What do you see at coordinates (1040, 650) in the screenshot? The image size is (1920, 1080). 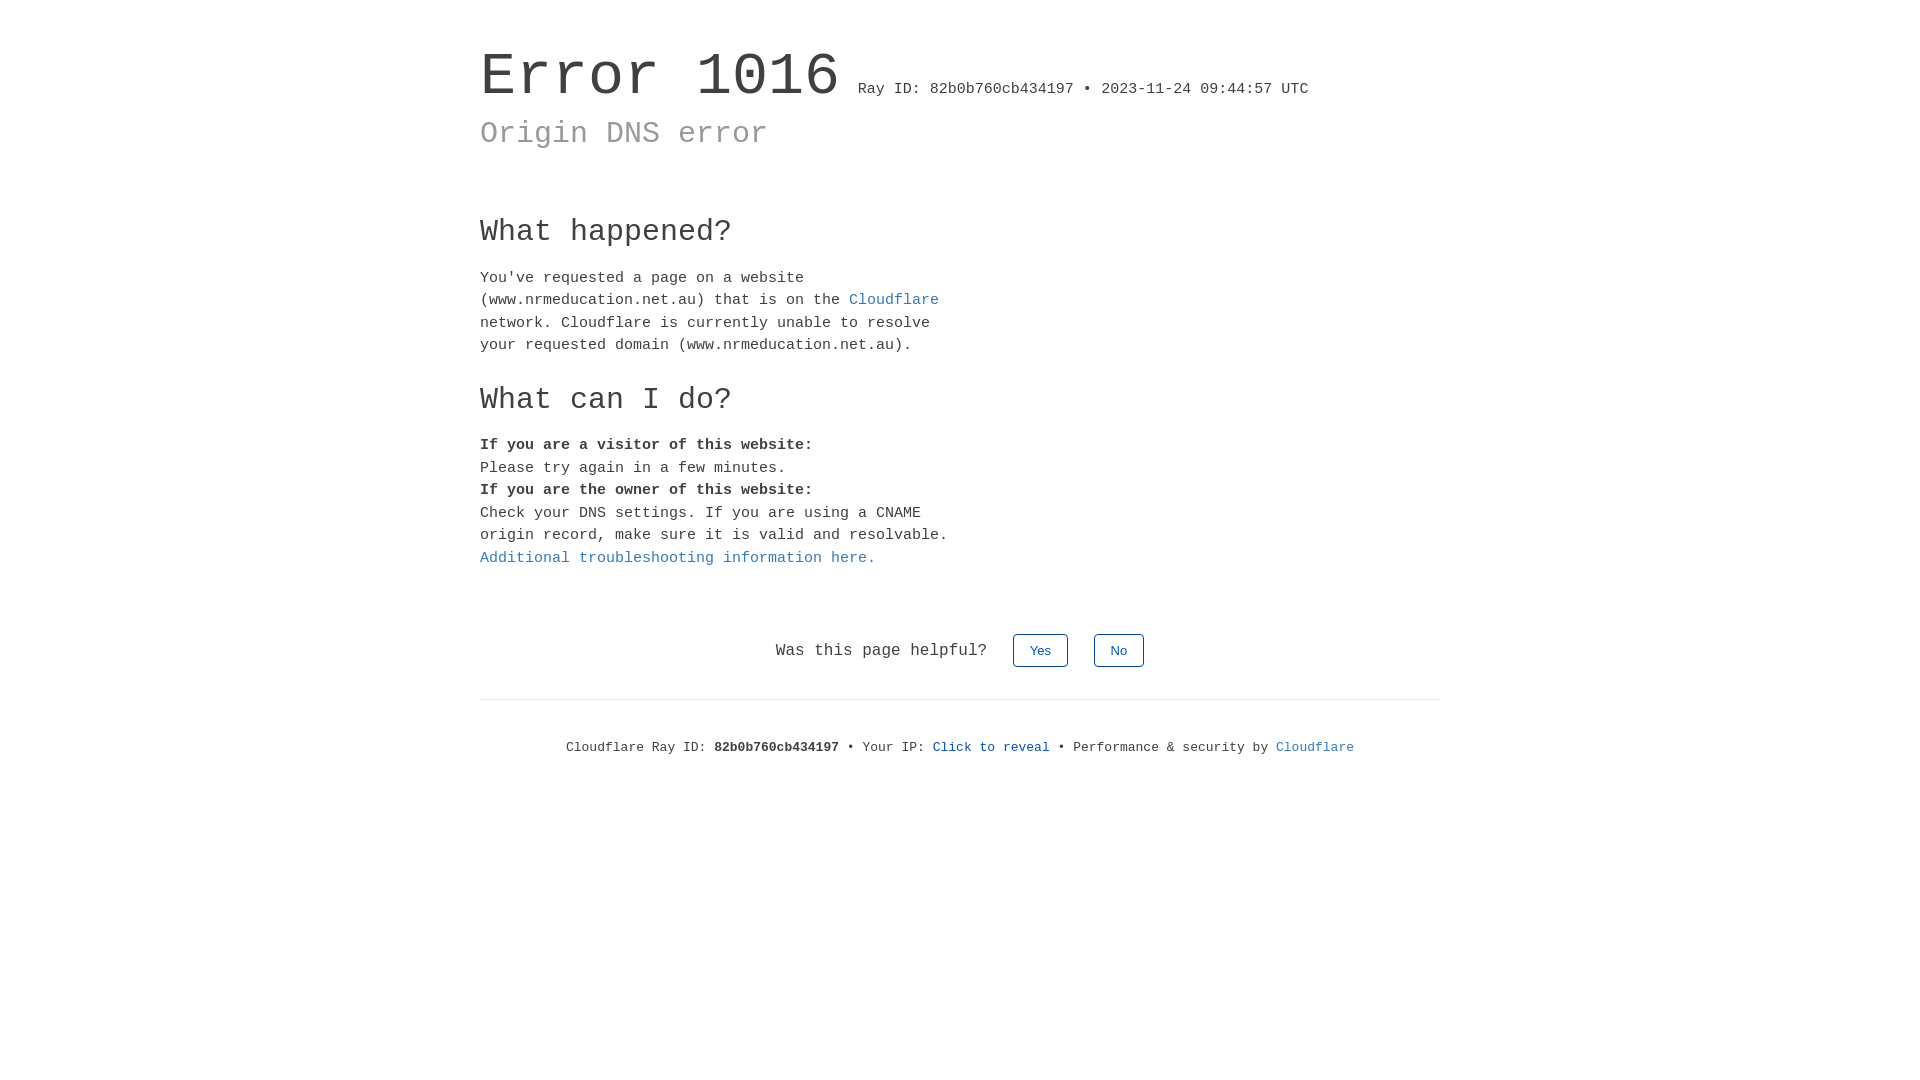 I see `'Yes'` at bounding box center [1040, 650].